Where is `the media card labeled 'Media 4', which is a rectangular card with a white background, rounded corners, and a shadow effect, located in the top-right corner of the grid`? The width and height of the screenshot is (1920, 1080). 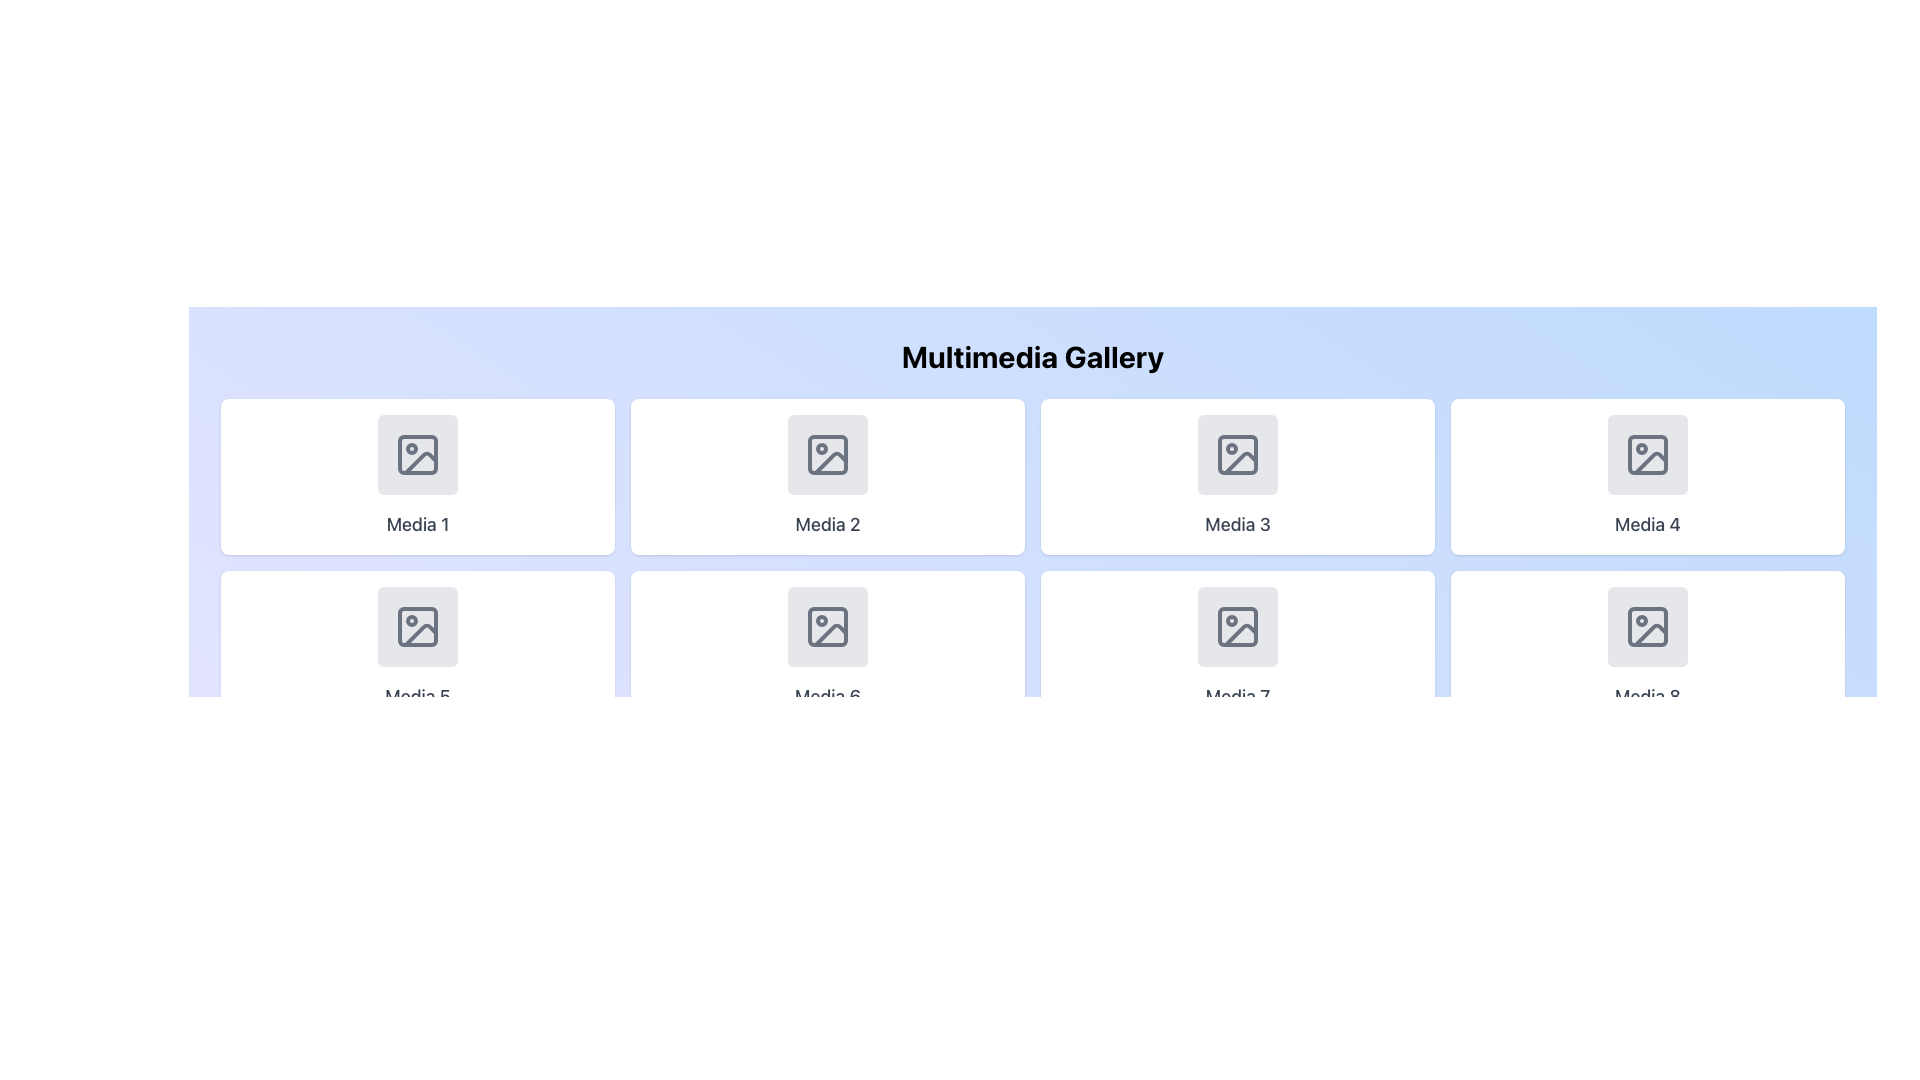 the media card labeled 'Media 4', which is a rectangular card with a white background, rounded corners, and a shadow effect, located in the top-right corner of the grid is located at coordinates (1647, 477).